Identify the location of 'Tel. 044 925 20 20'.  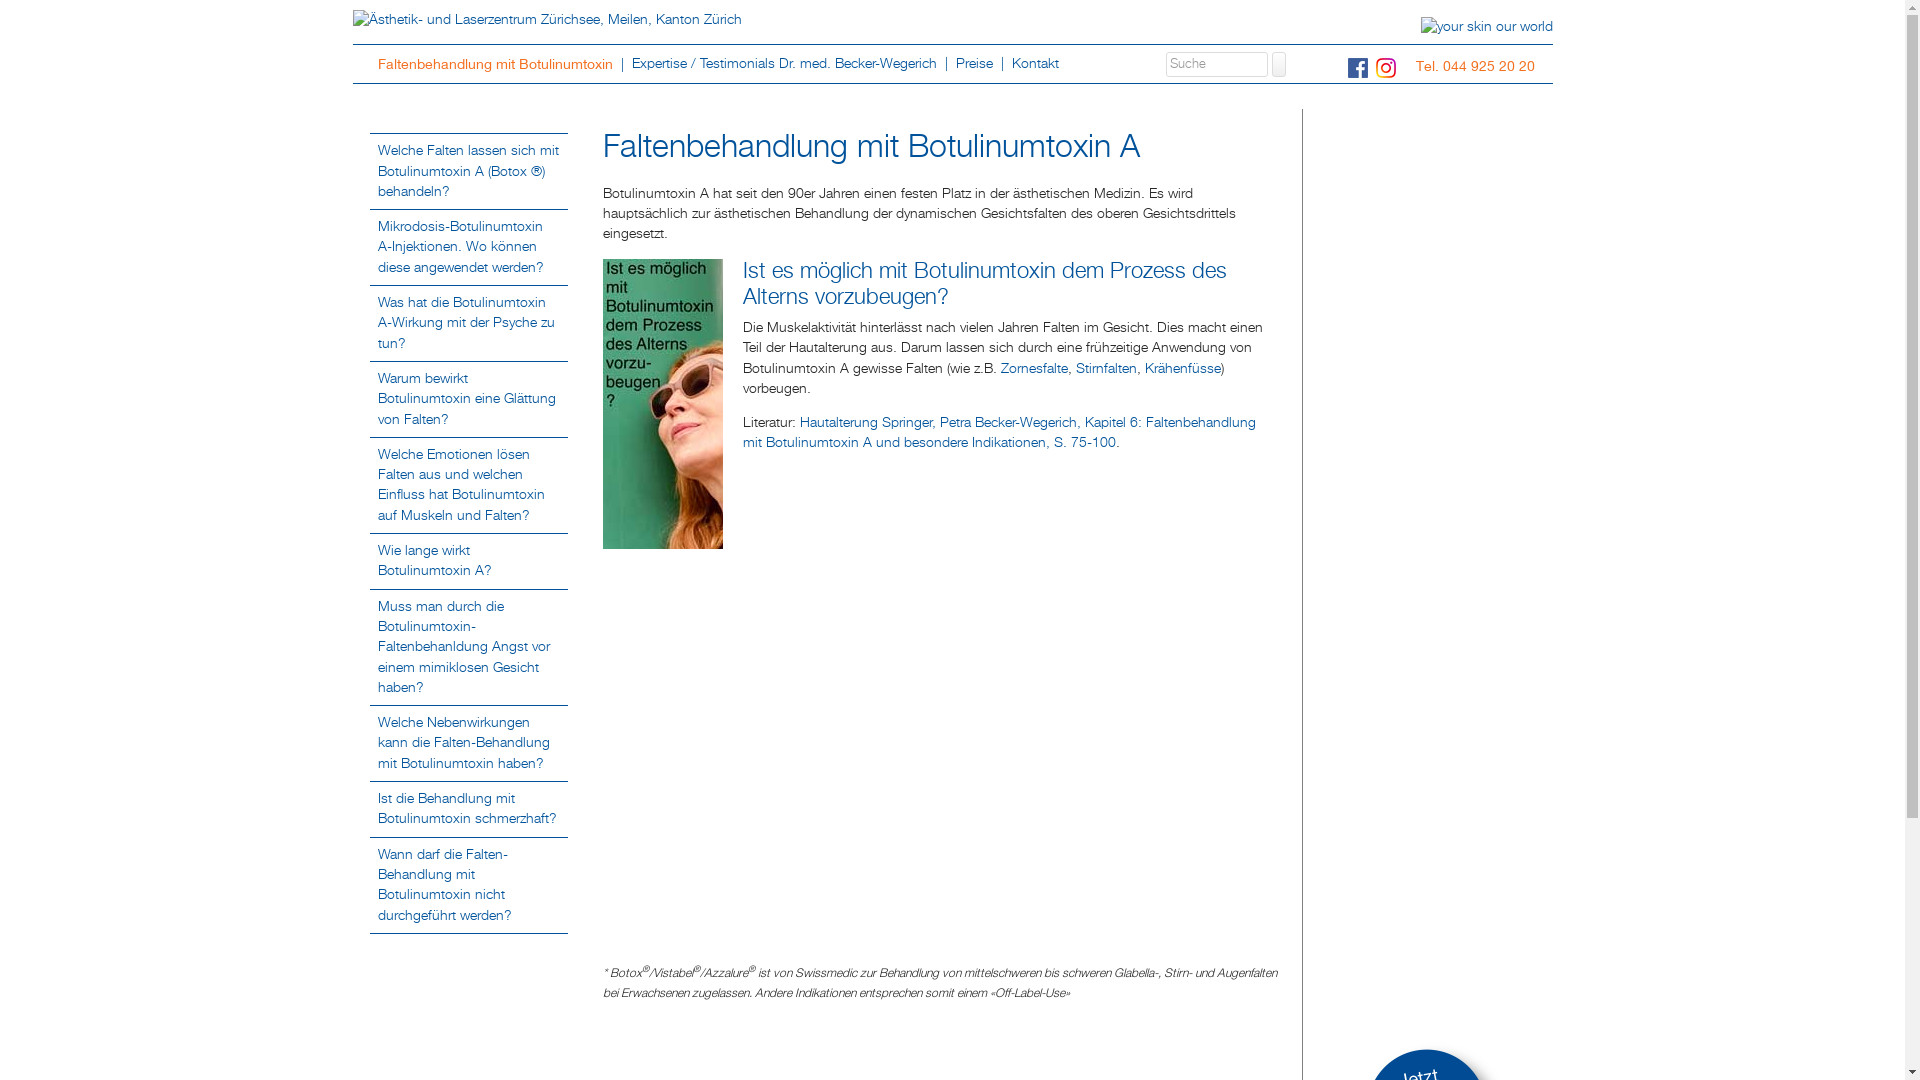
(1479, 64).